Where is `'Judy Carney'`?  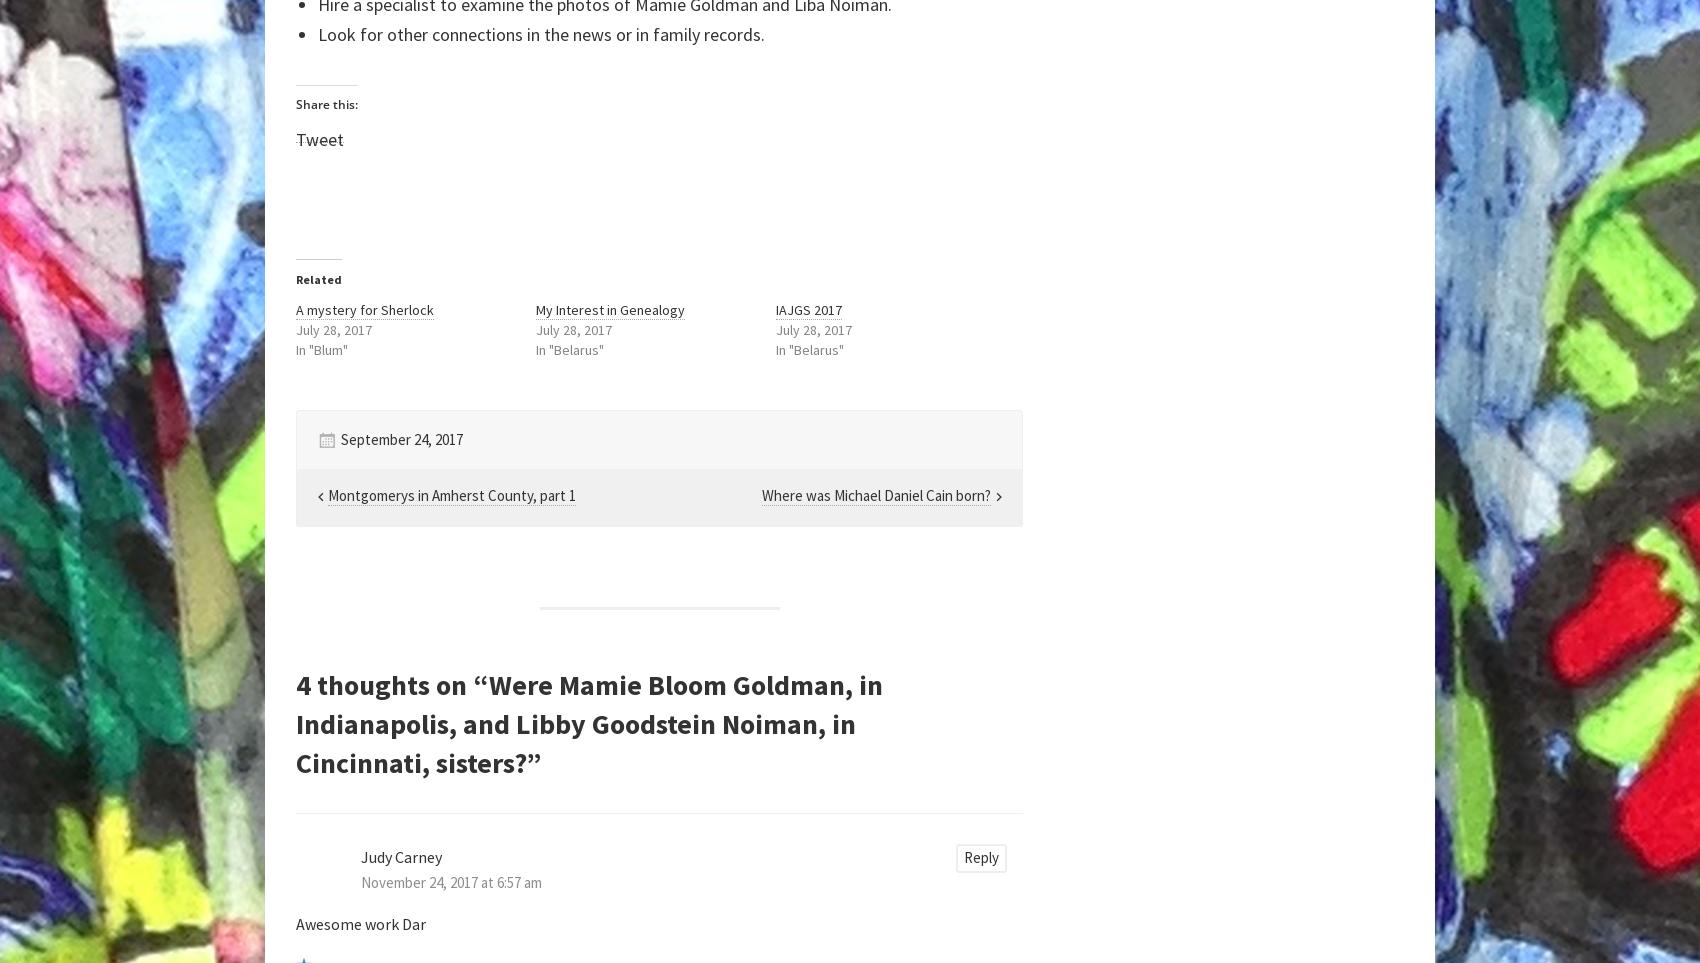 'Judy Carney' is located at coordinates (400, 856).